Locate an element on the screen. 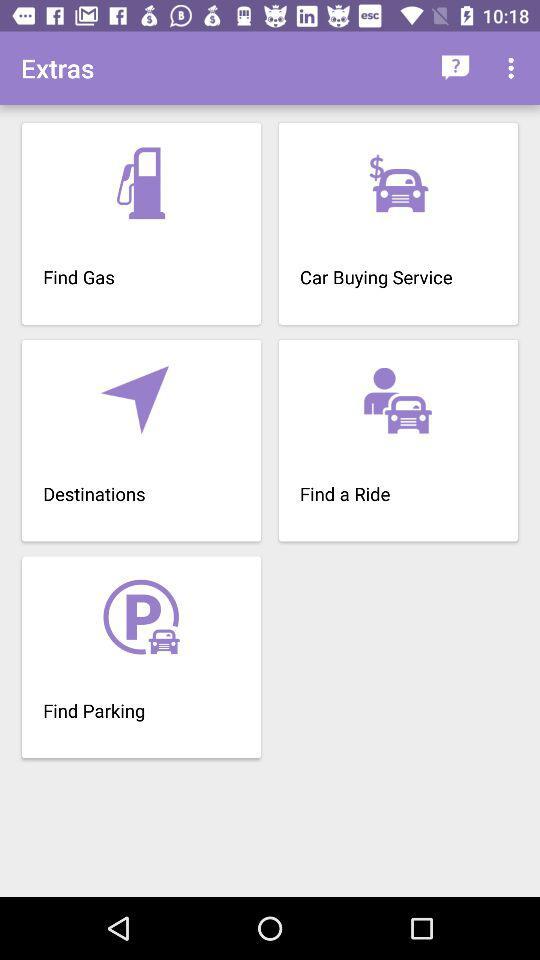  the item next to extras is located at coordinates (455, 68).